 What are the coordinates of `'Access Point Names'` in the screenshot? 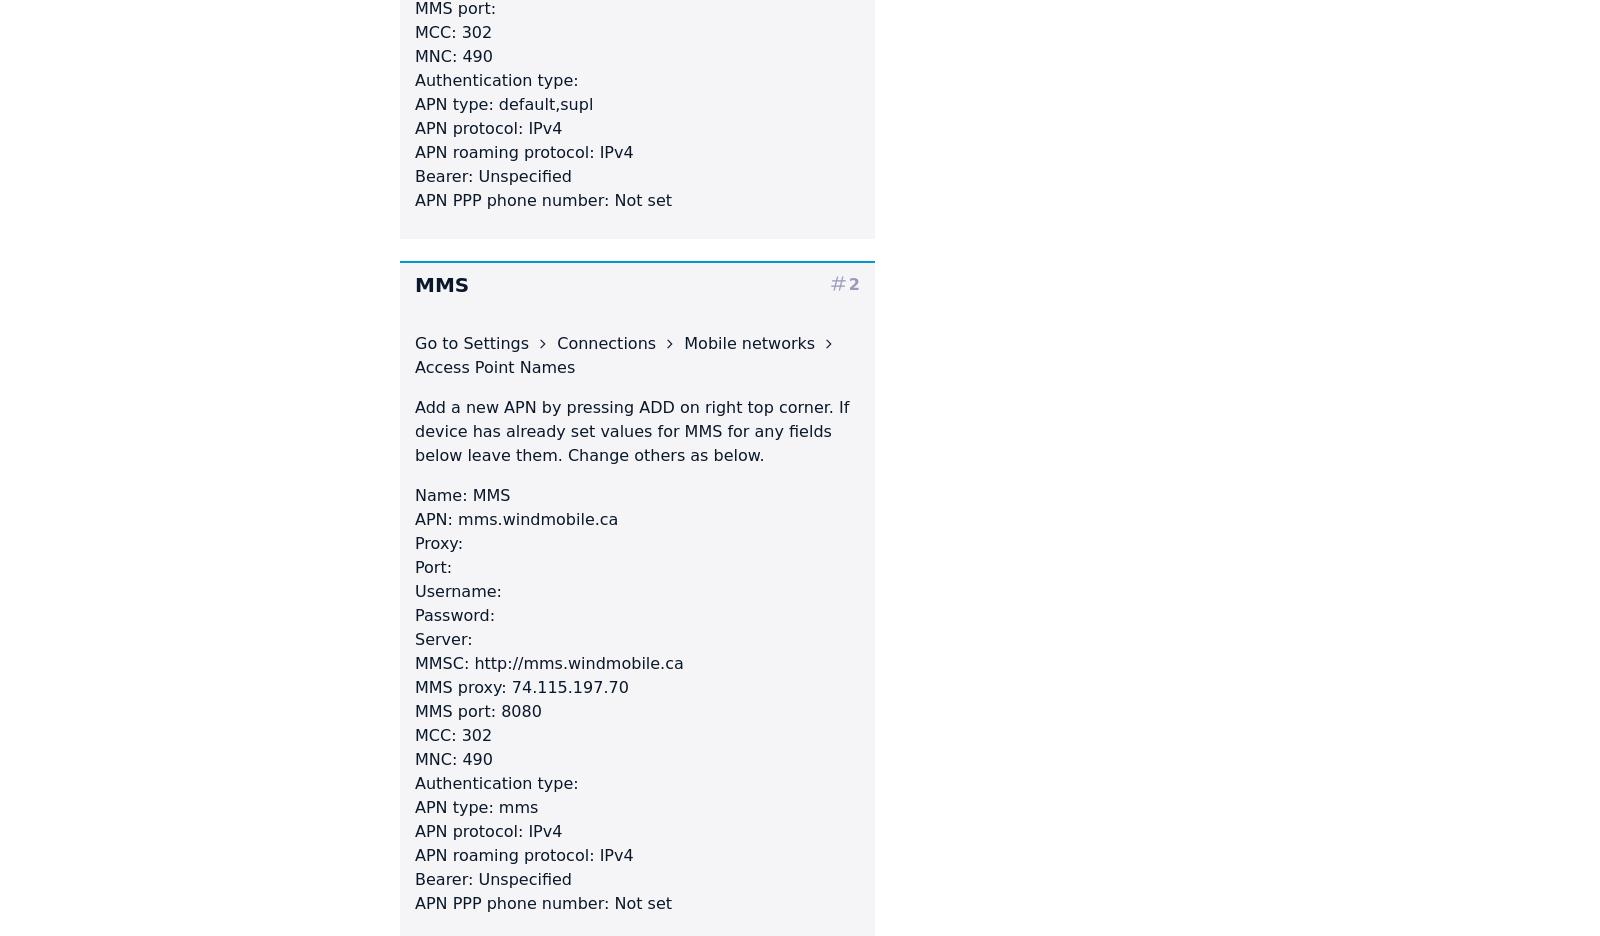 It's located at (494, 366).